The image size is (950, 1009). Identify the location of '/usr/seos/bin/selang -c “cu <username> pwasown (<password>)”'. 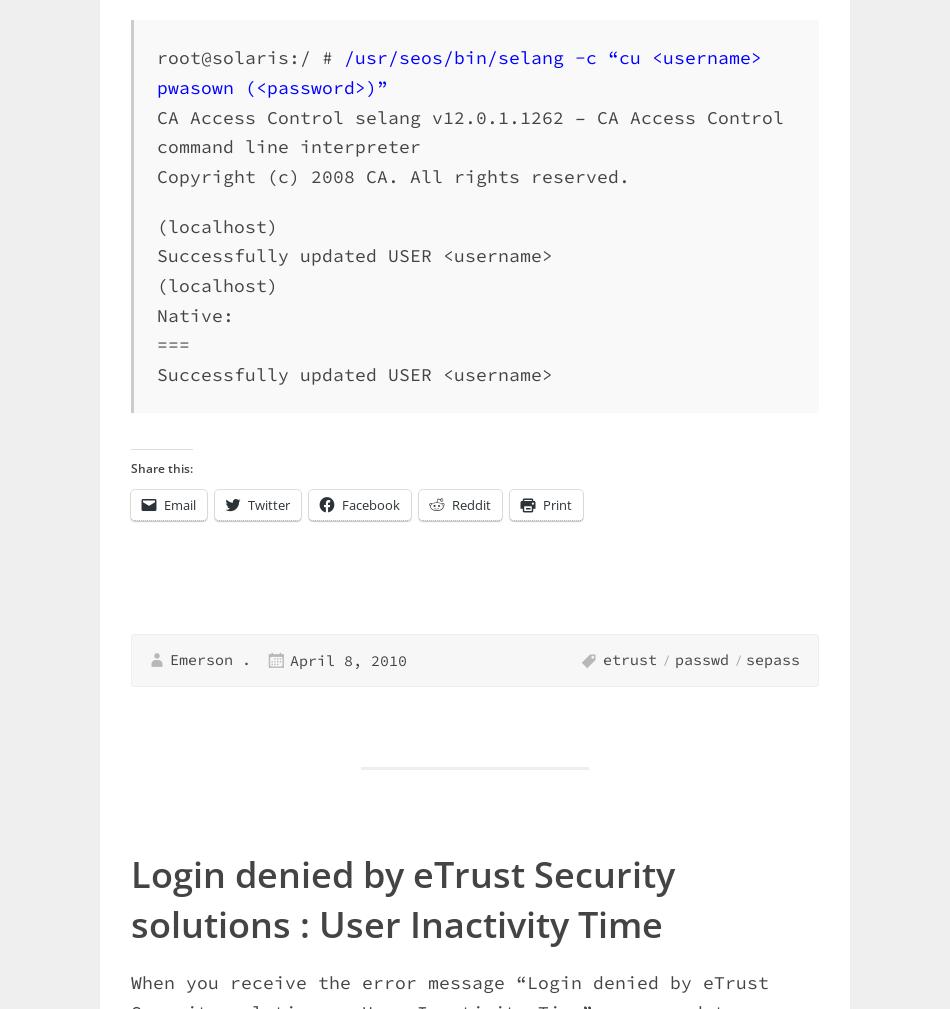
(458, 71).